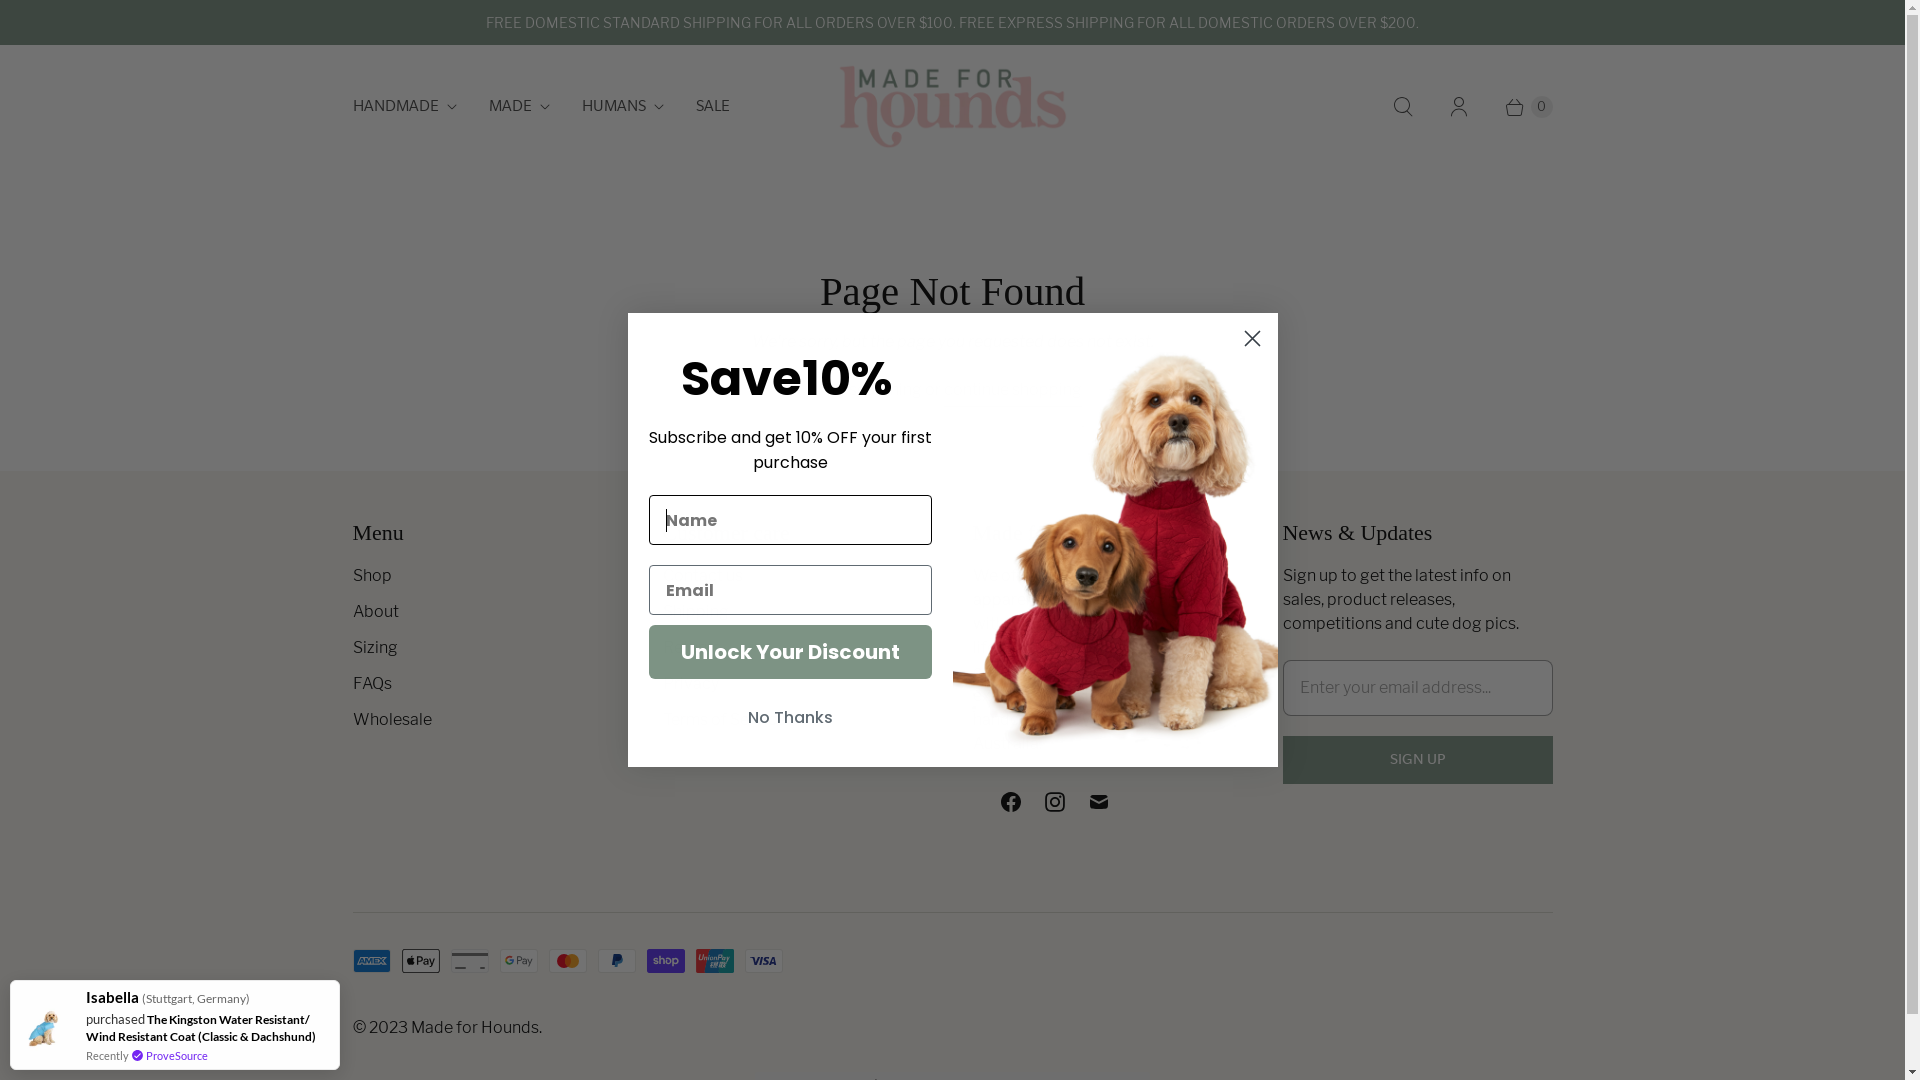 The image size is (1920, 1080). Describe the element at coordinates (788, 716) in the screenshot. I see `'No Thanks'` at that location.